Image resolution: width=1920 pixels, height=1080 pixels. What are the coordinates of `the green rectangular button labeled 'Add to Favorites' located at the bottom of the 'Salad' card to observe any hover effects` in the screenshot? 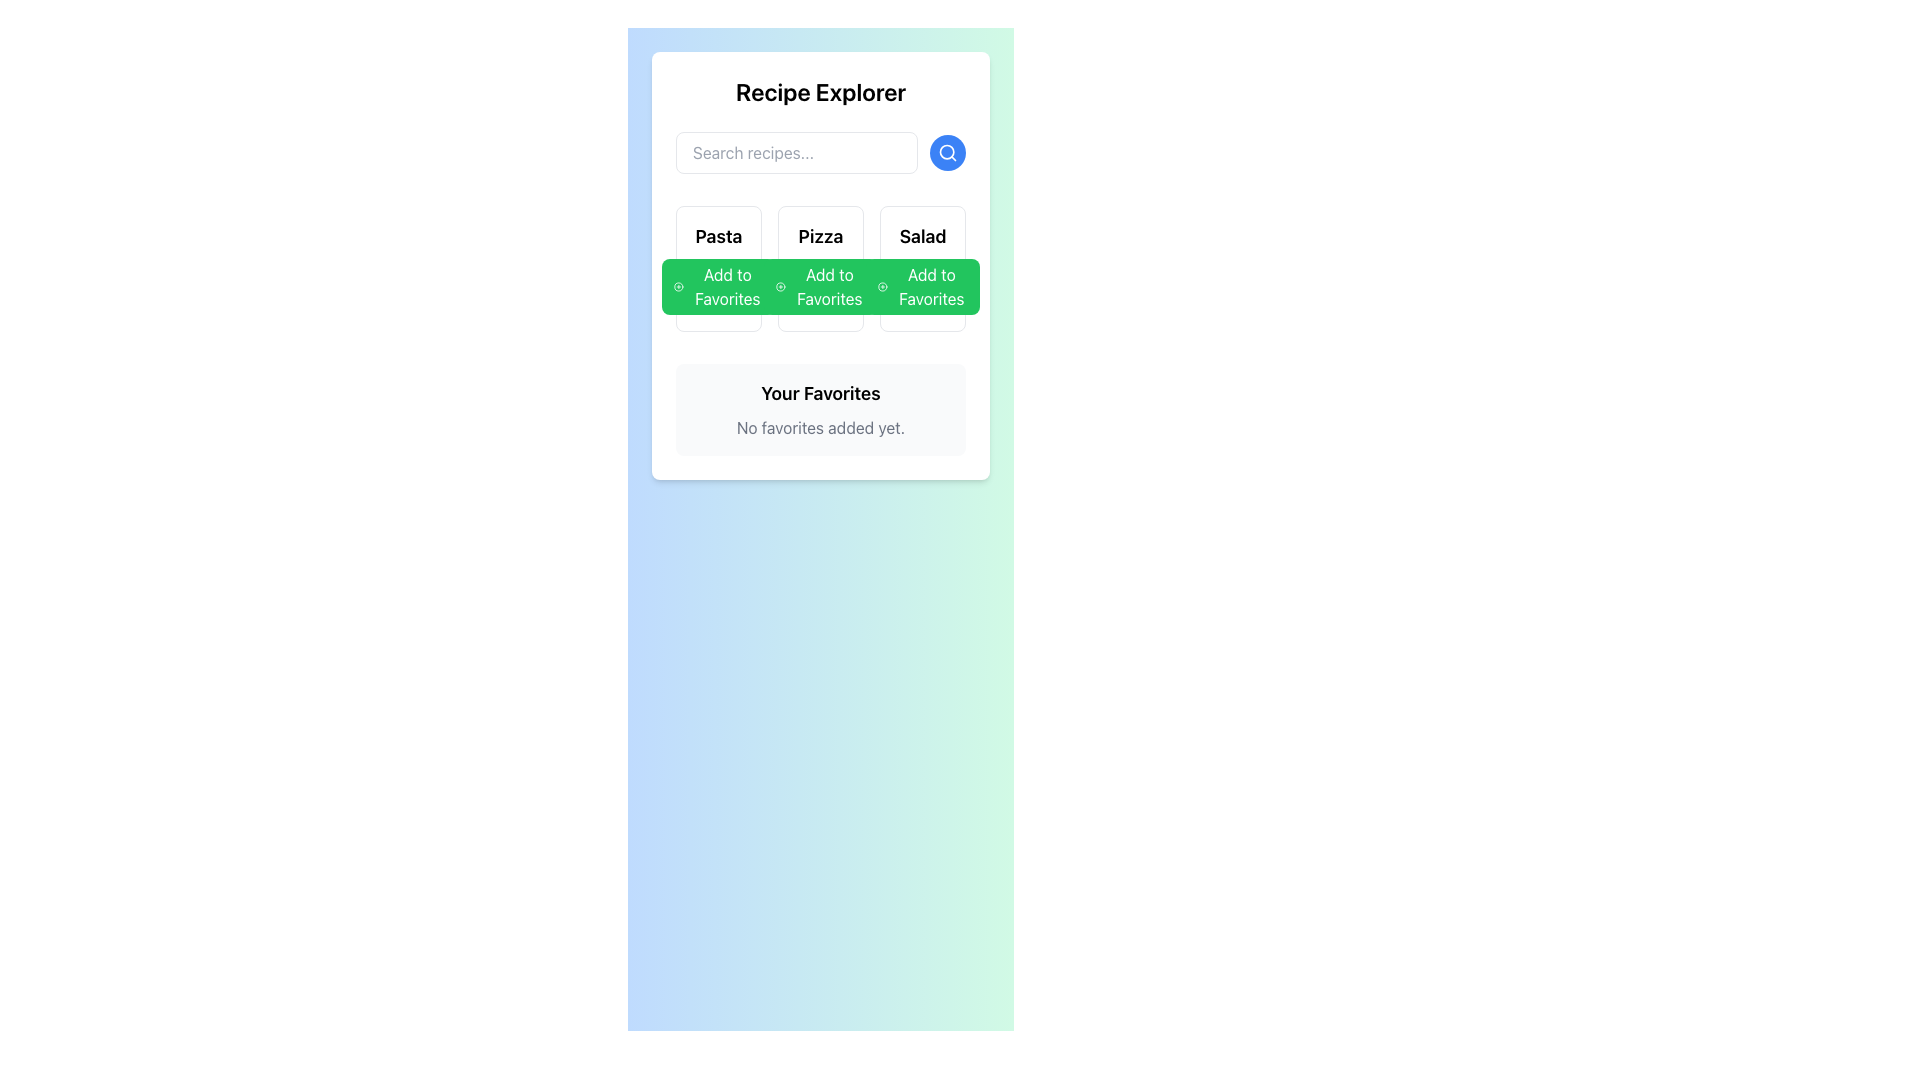 It's located at (921, 286).